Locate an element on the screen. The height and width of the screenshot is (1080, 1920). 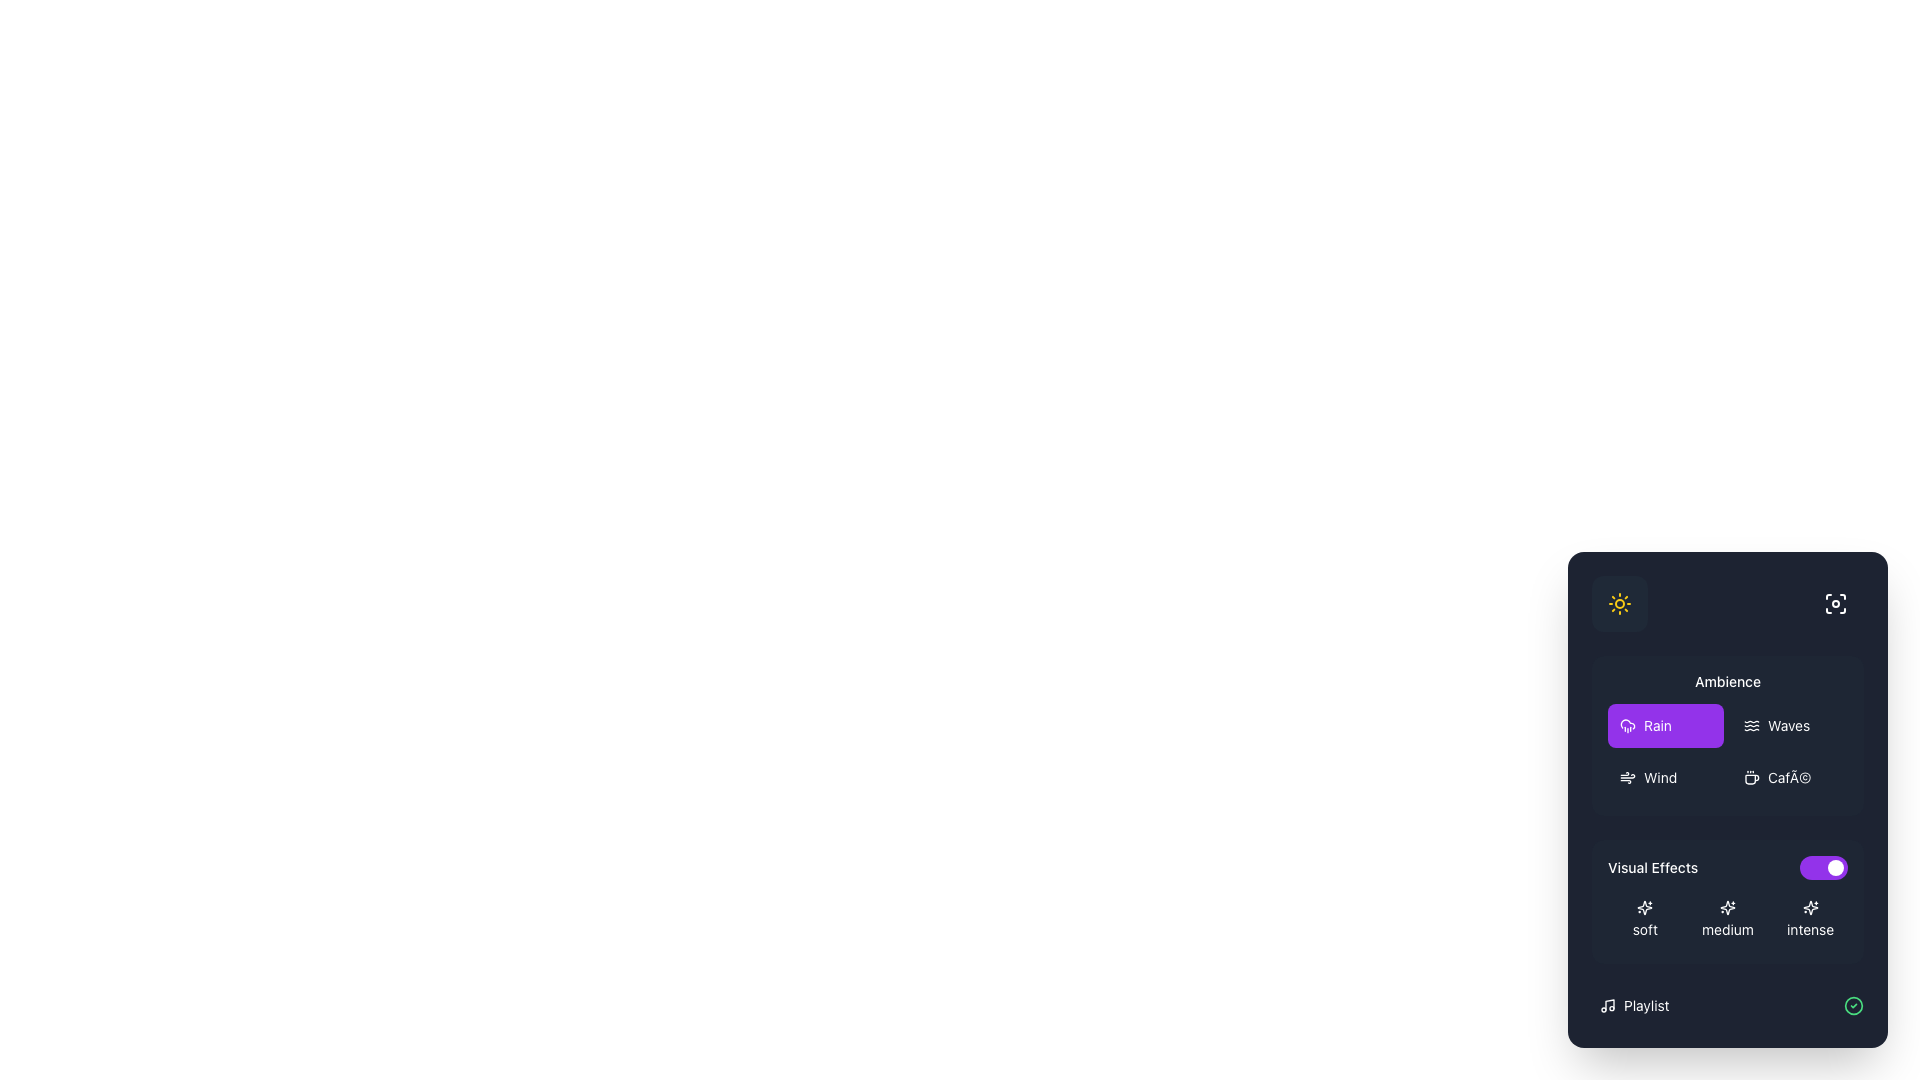
the 'Playlist' icon located at the bottom-left corner of the rectangular button is located at coordinates (1608, 1006).